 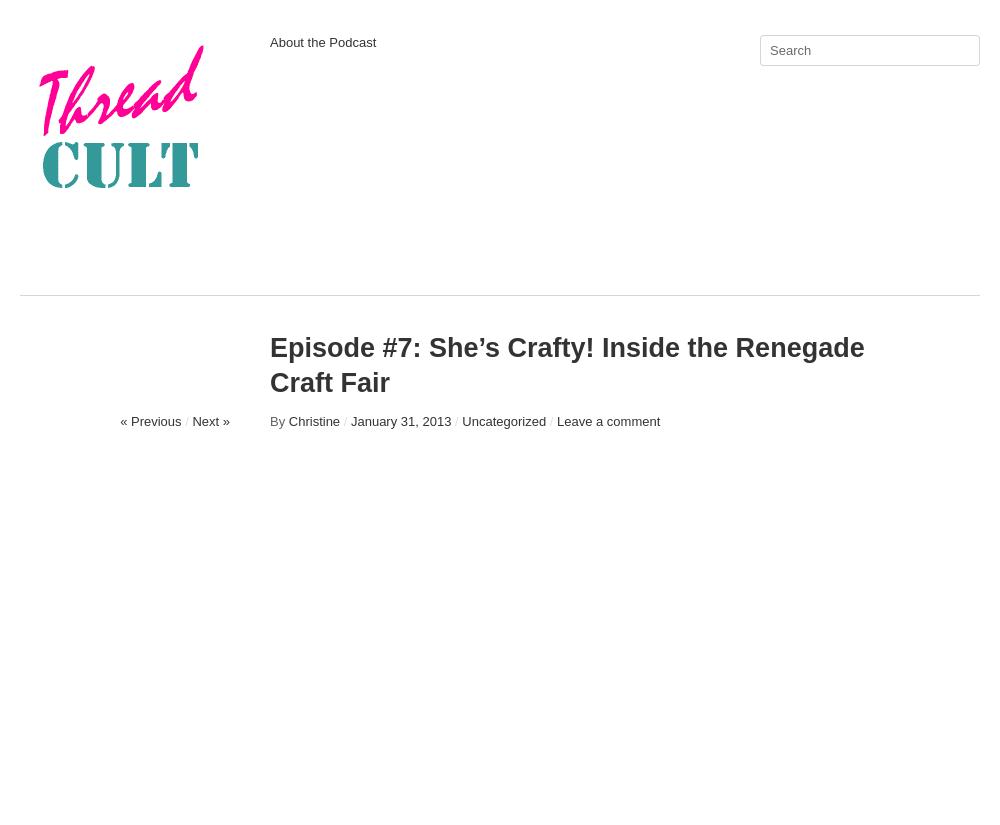 What do you see at coordinates (313, 421) in the screenshot?
I see `'Christine'` at bounding box center [313, 421].